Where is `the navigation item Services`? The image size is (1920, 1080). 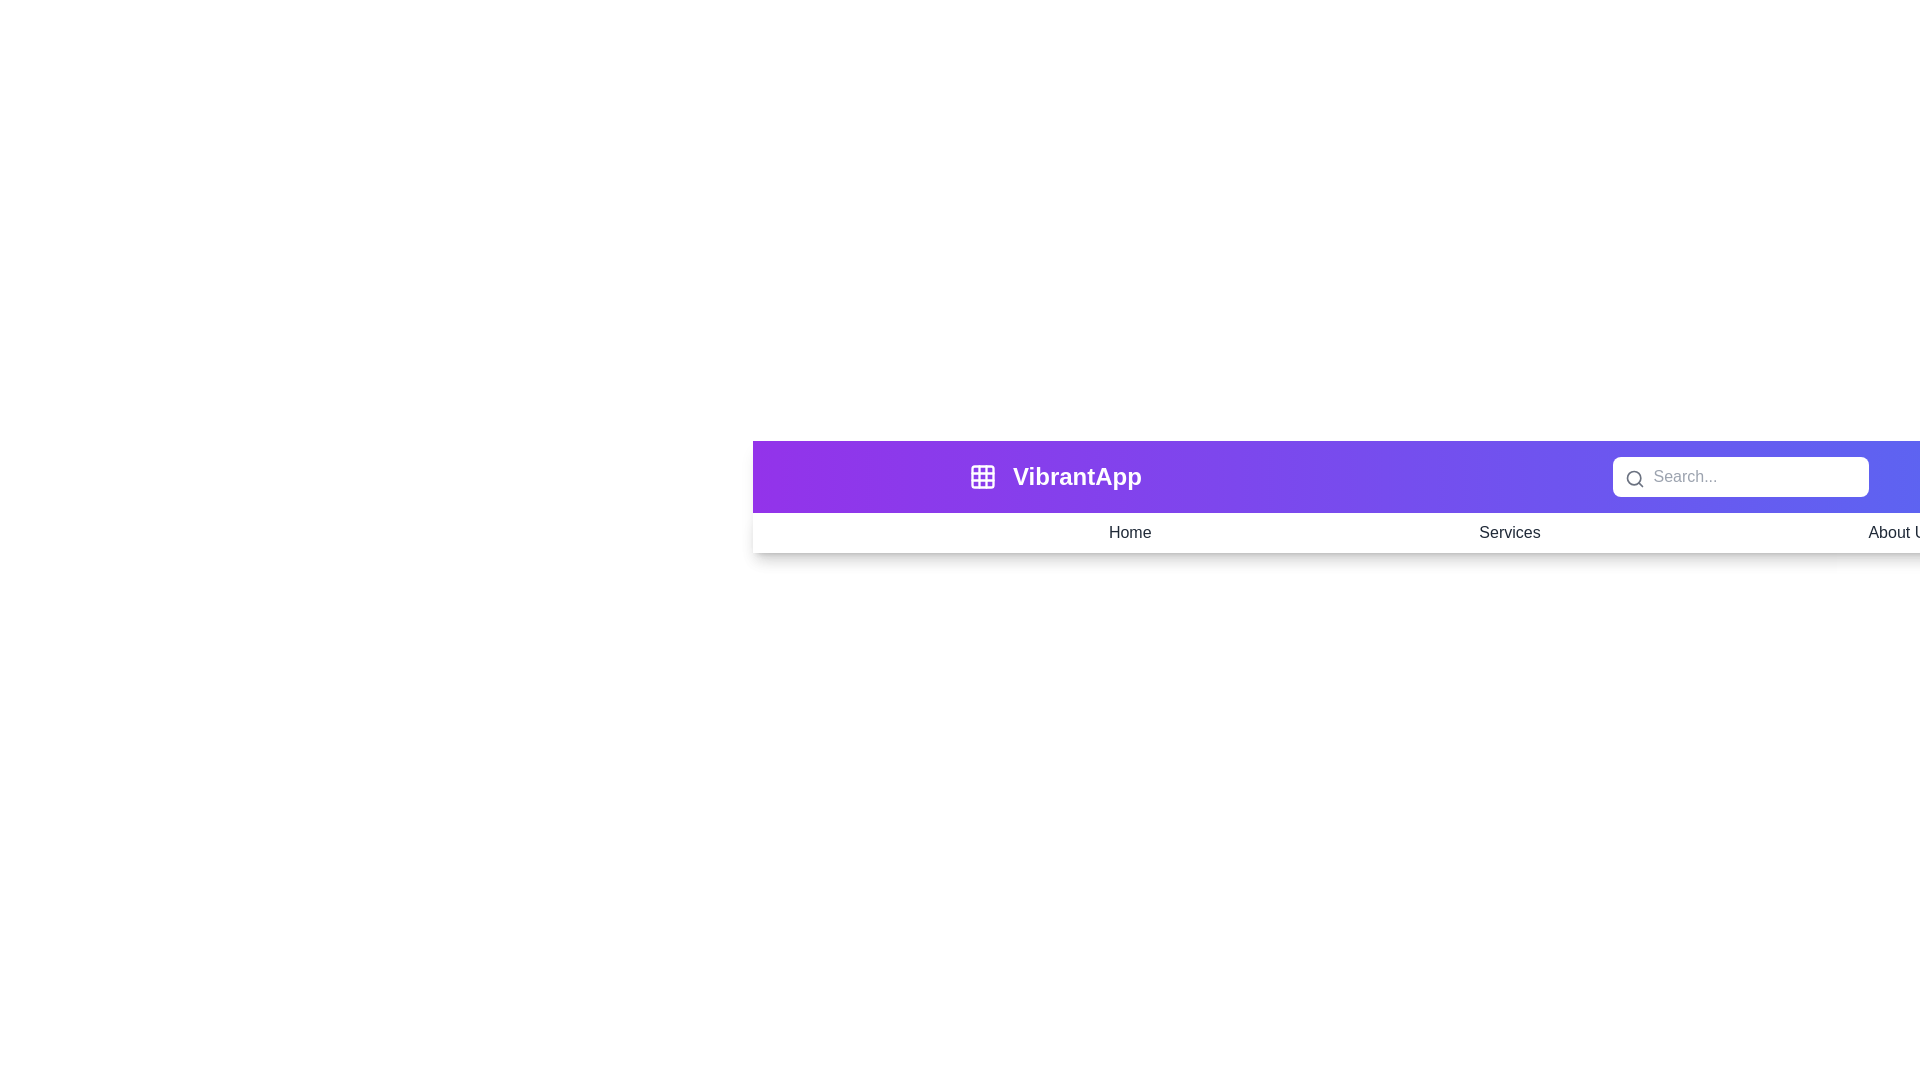 the navigation item Services is located at coordinates (1510, 531).